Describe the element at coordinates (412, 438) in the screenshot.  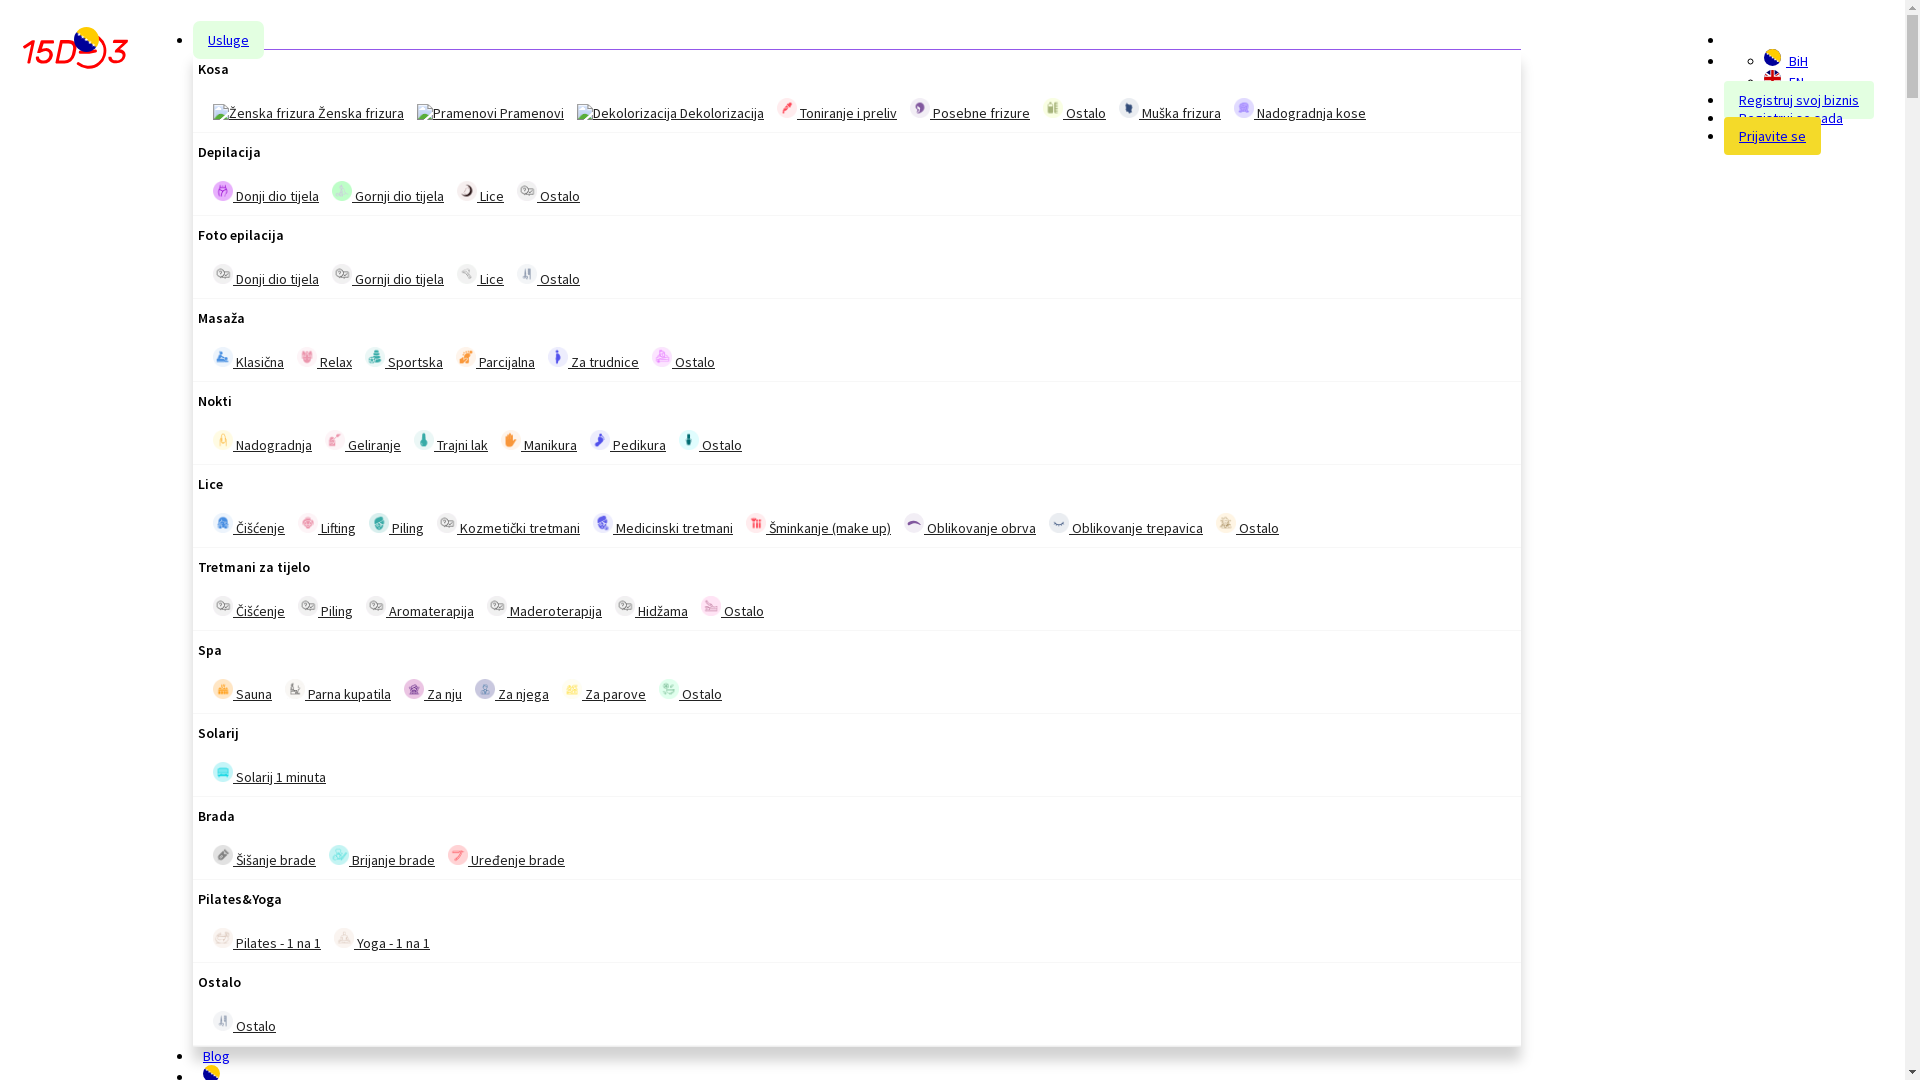
I see `'Trajni lak'` at that location.